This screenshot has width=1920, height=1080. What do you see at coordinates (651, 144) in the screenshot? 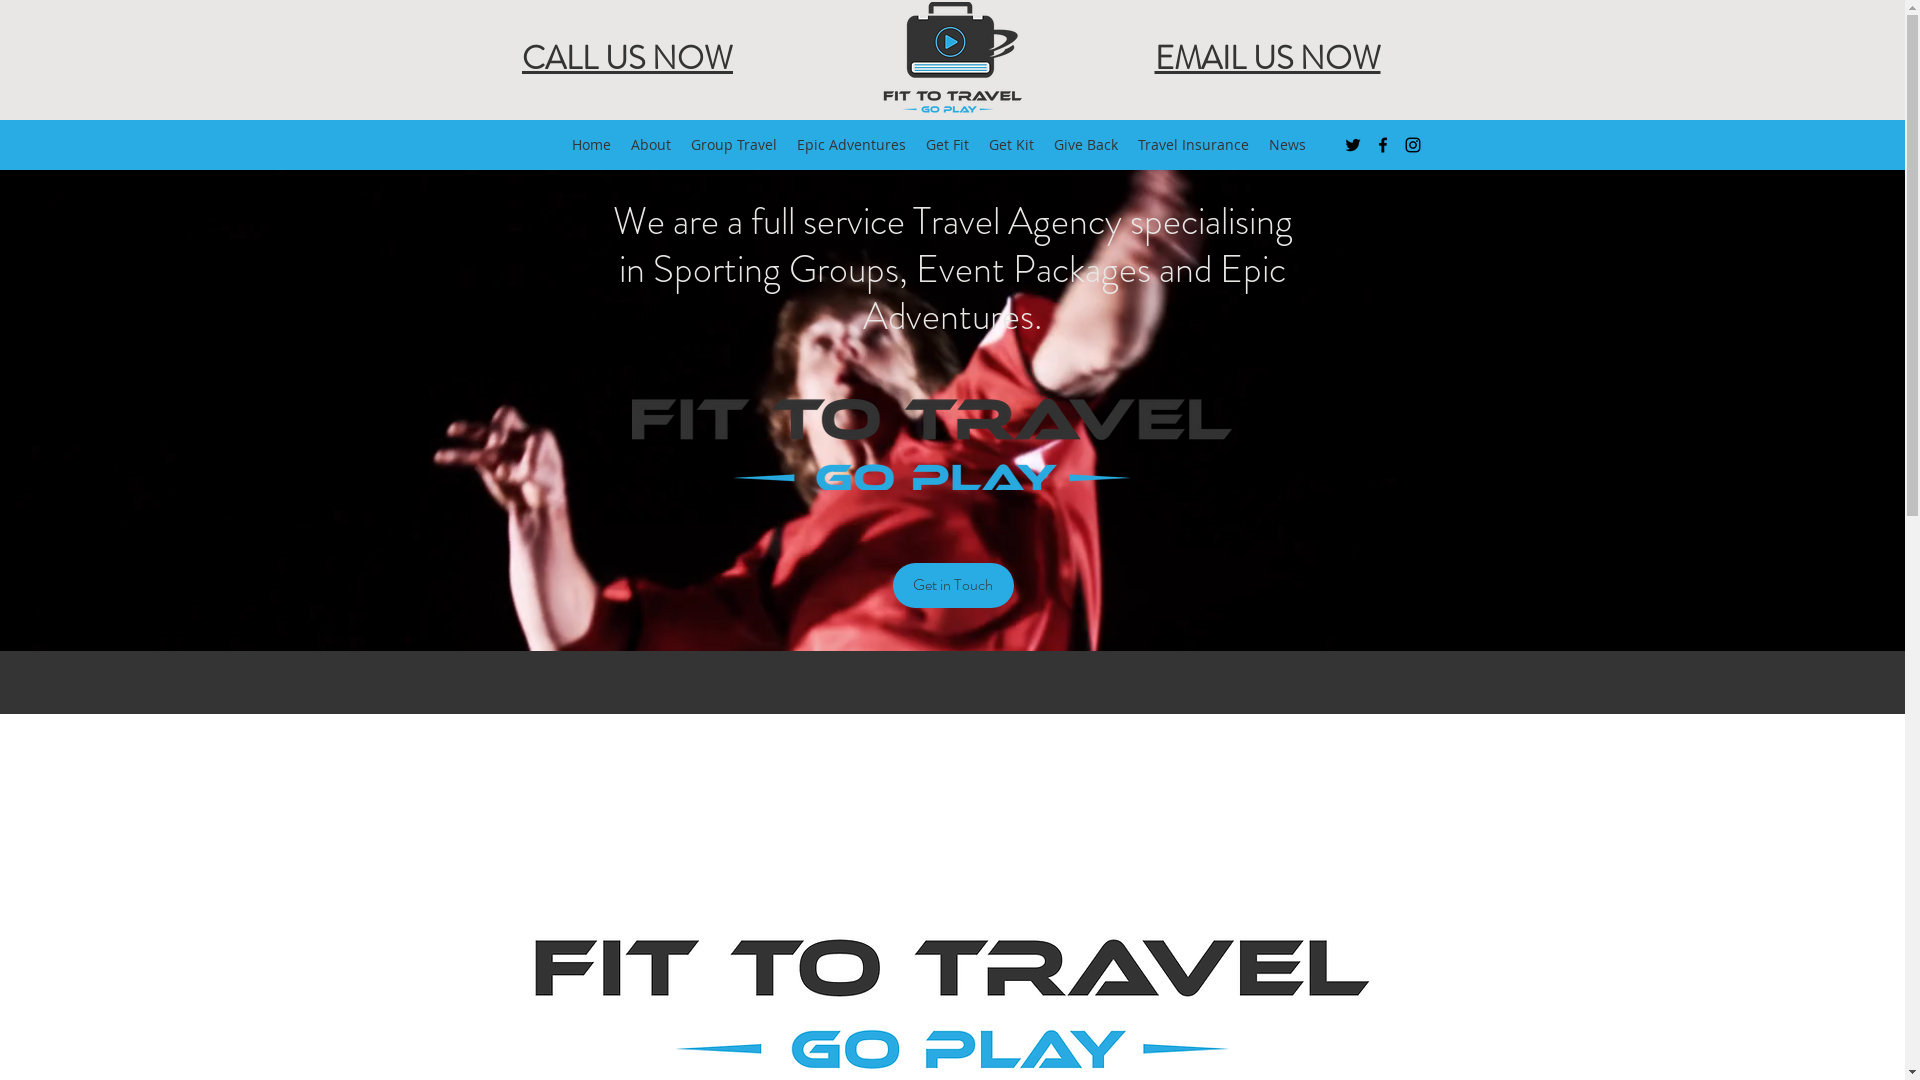
I see `'About'` at bounding box center [651, 144].